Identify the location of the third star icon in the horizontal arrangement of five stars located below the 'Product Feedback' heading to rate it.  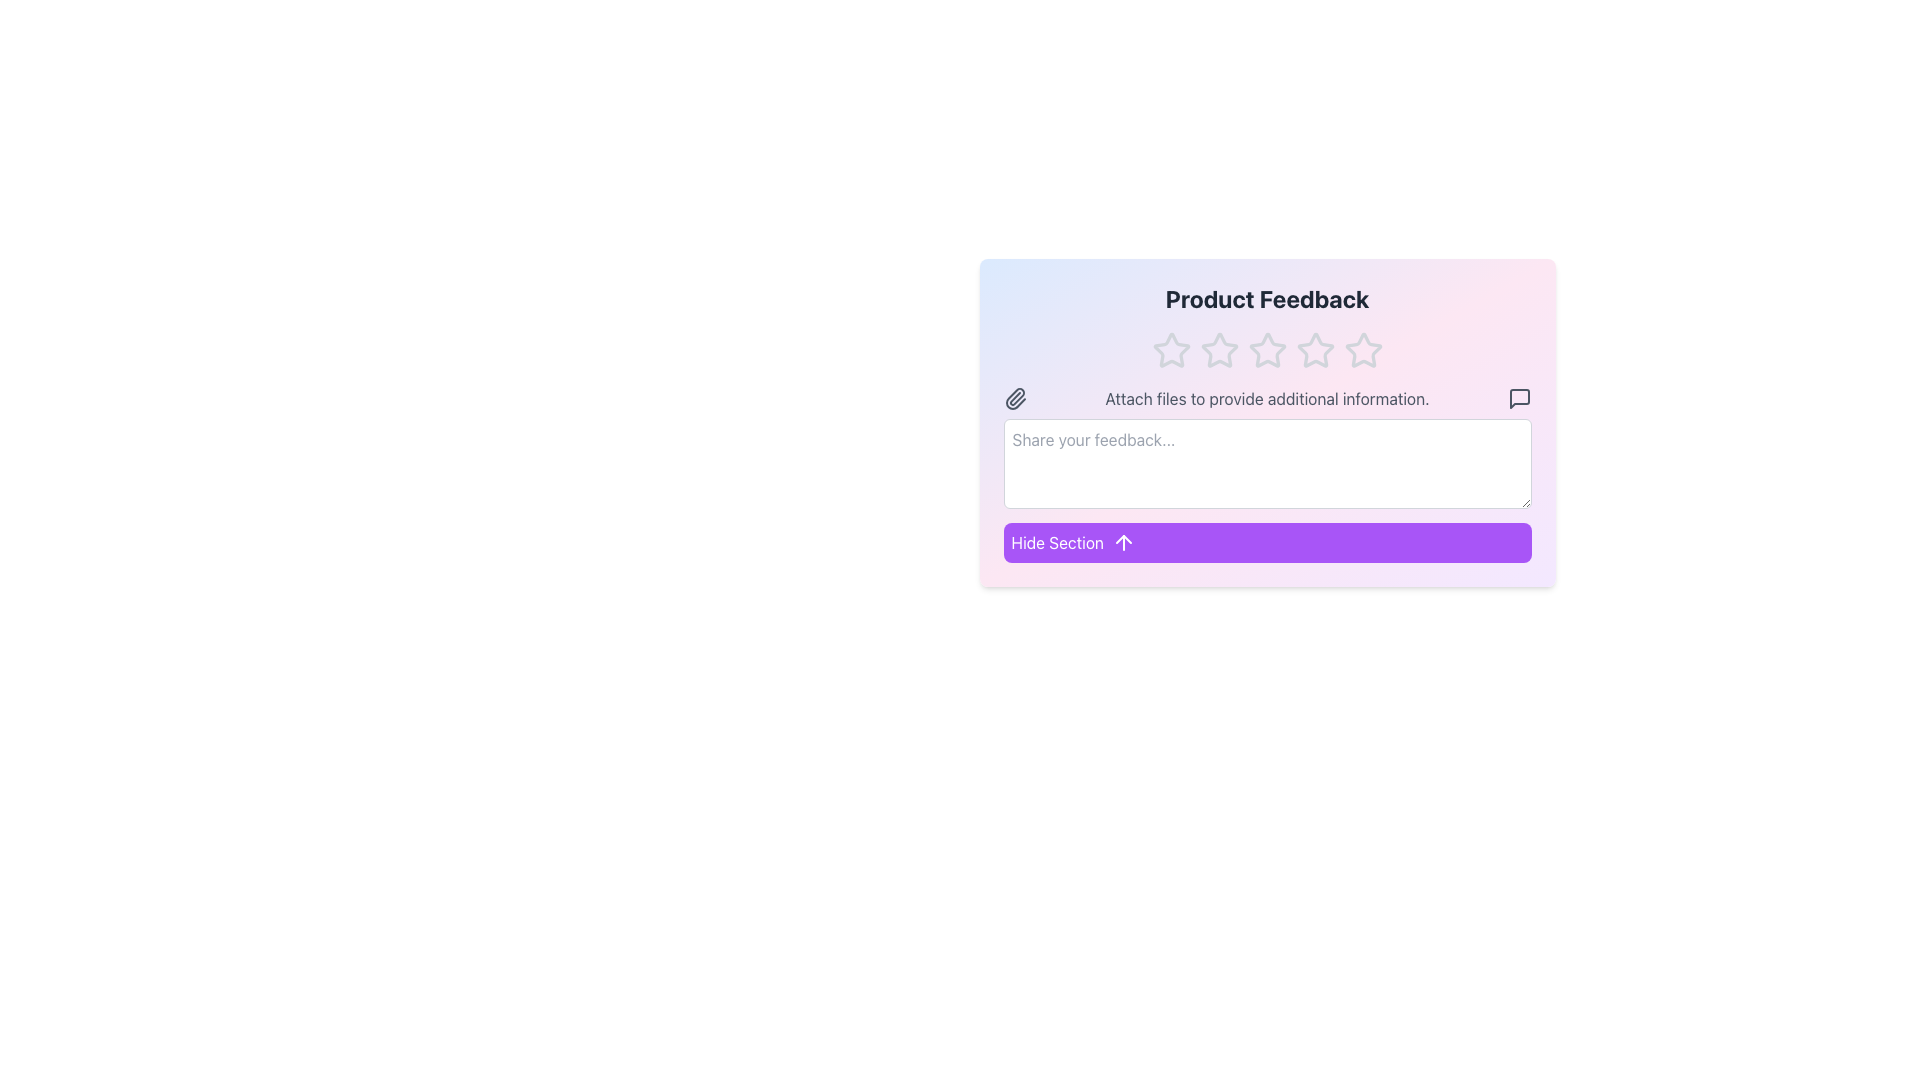
(1266, 350).